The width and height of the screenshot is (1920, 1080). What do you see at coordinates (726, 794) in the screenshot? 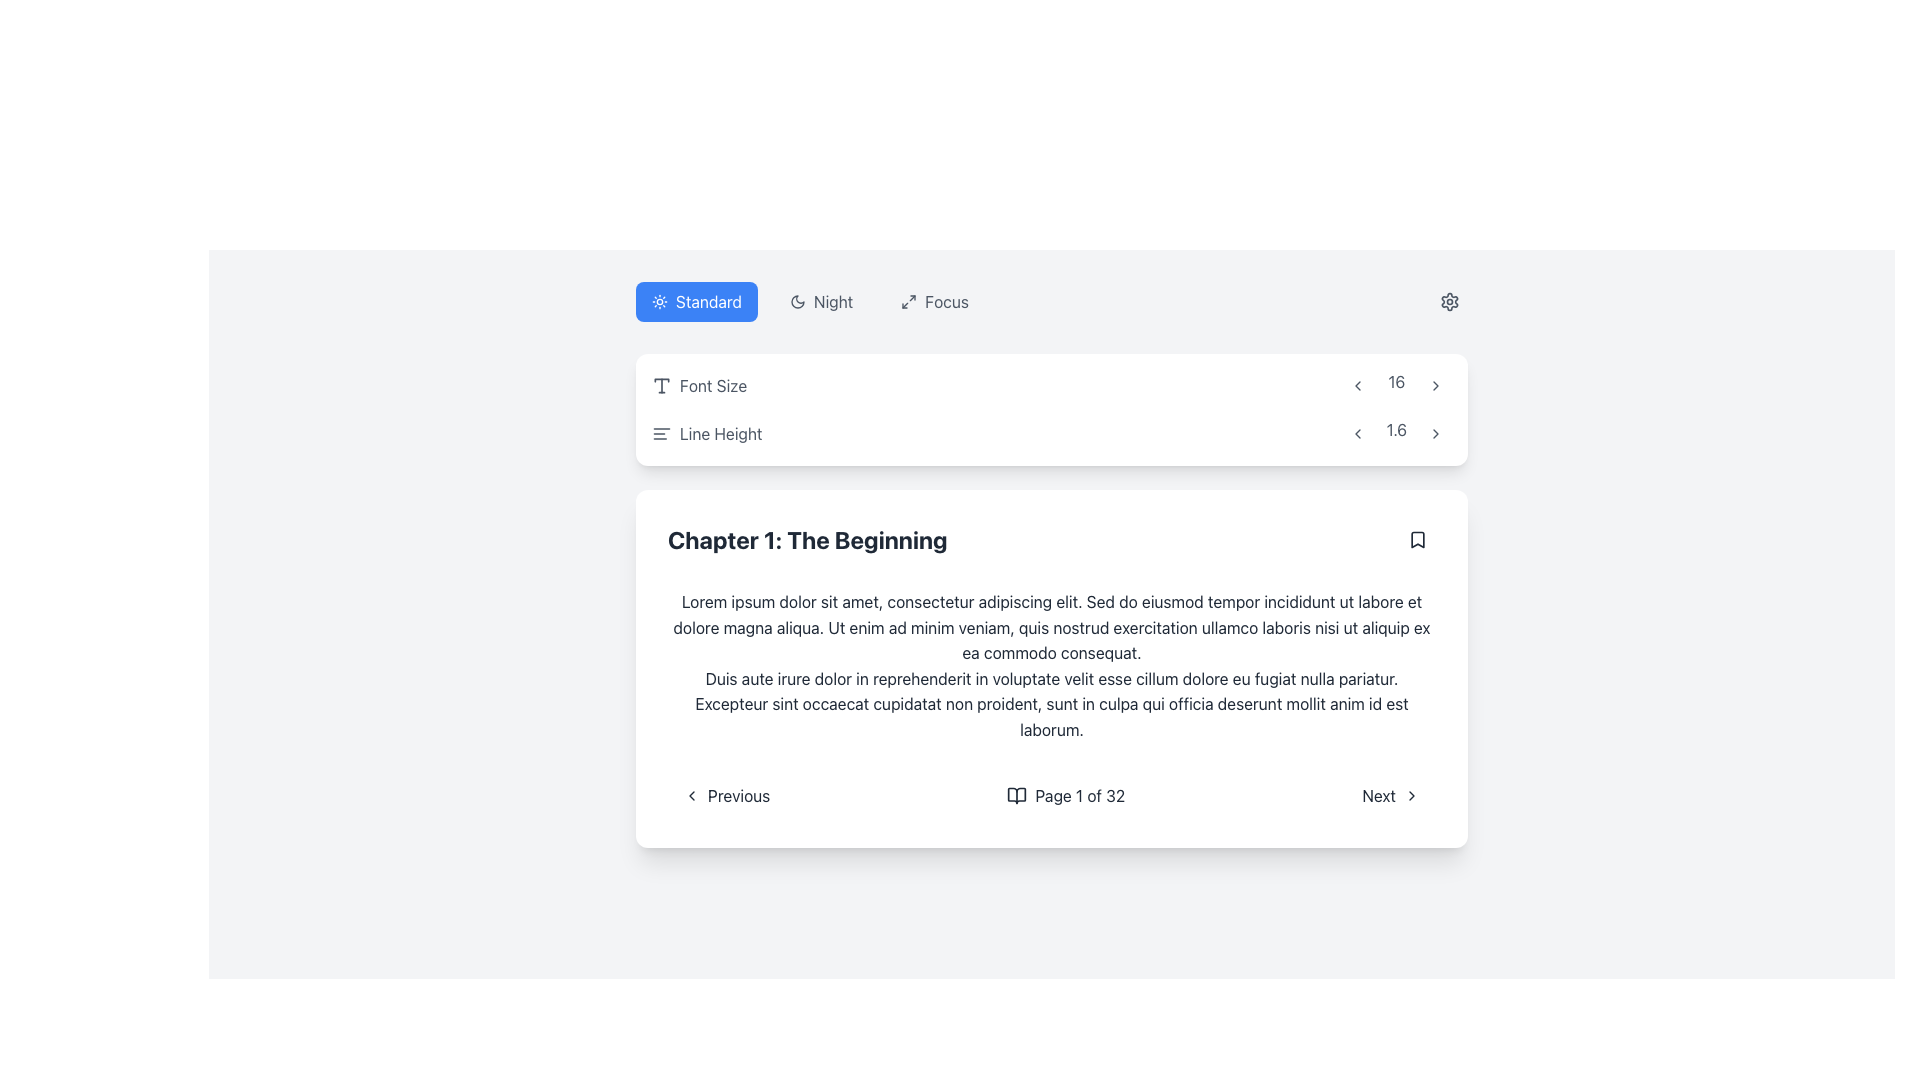
I see `the leftmost navigation button to move to the previous page in the content` at bounding box center [726, 794].